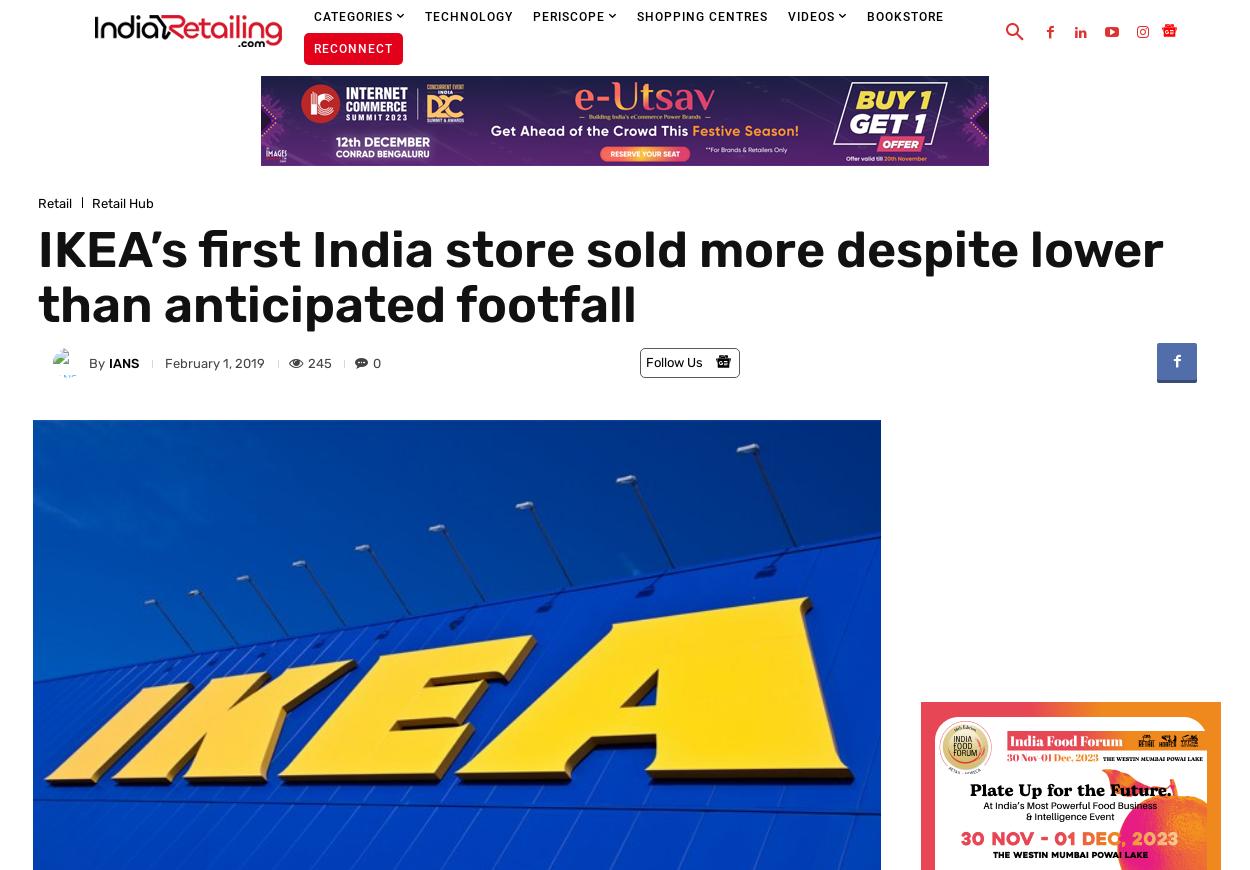 Image resolution: width=1250 pixels, height=870 pixels. I want to click on 'Retail', so click(55, 201).